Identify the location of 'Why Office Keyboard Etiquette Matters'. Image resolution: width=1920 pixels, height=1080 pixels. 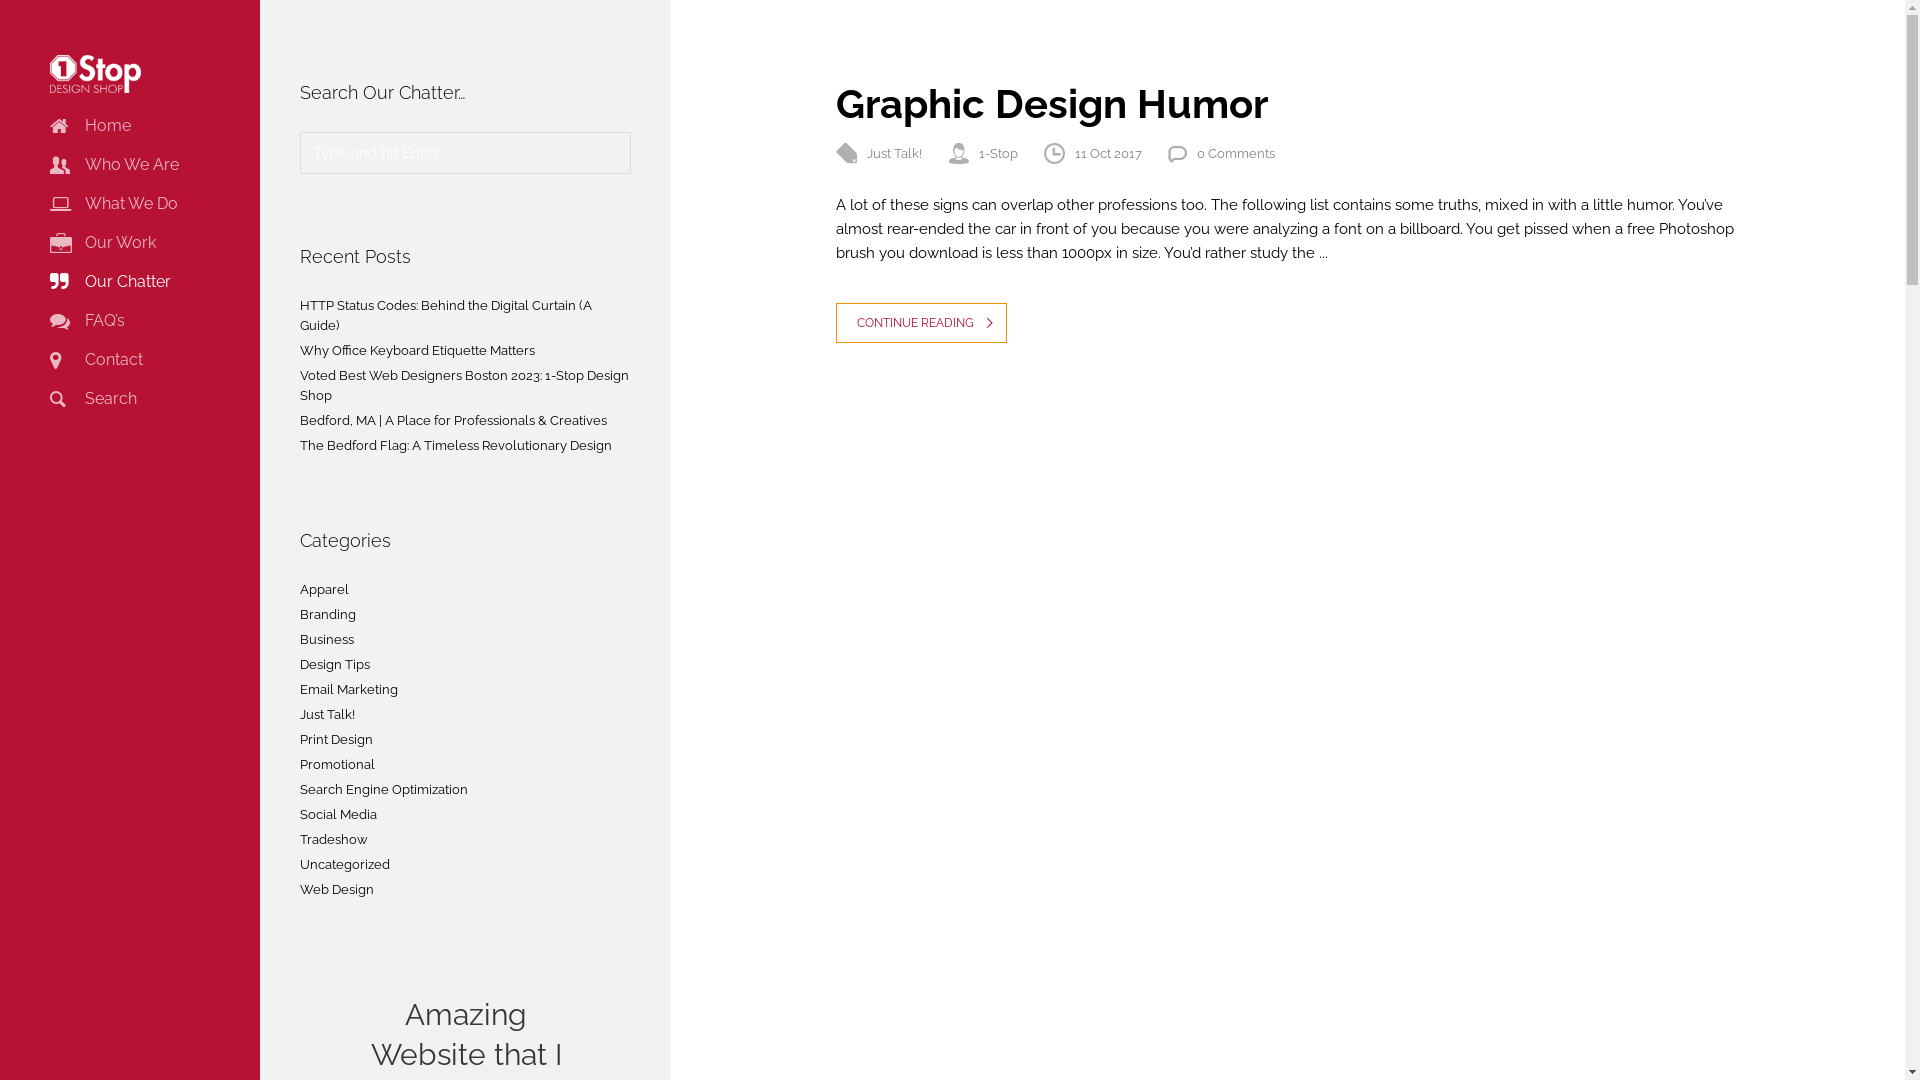
(416, 350).